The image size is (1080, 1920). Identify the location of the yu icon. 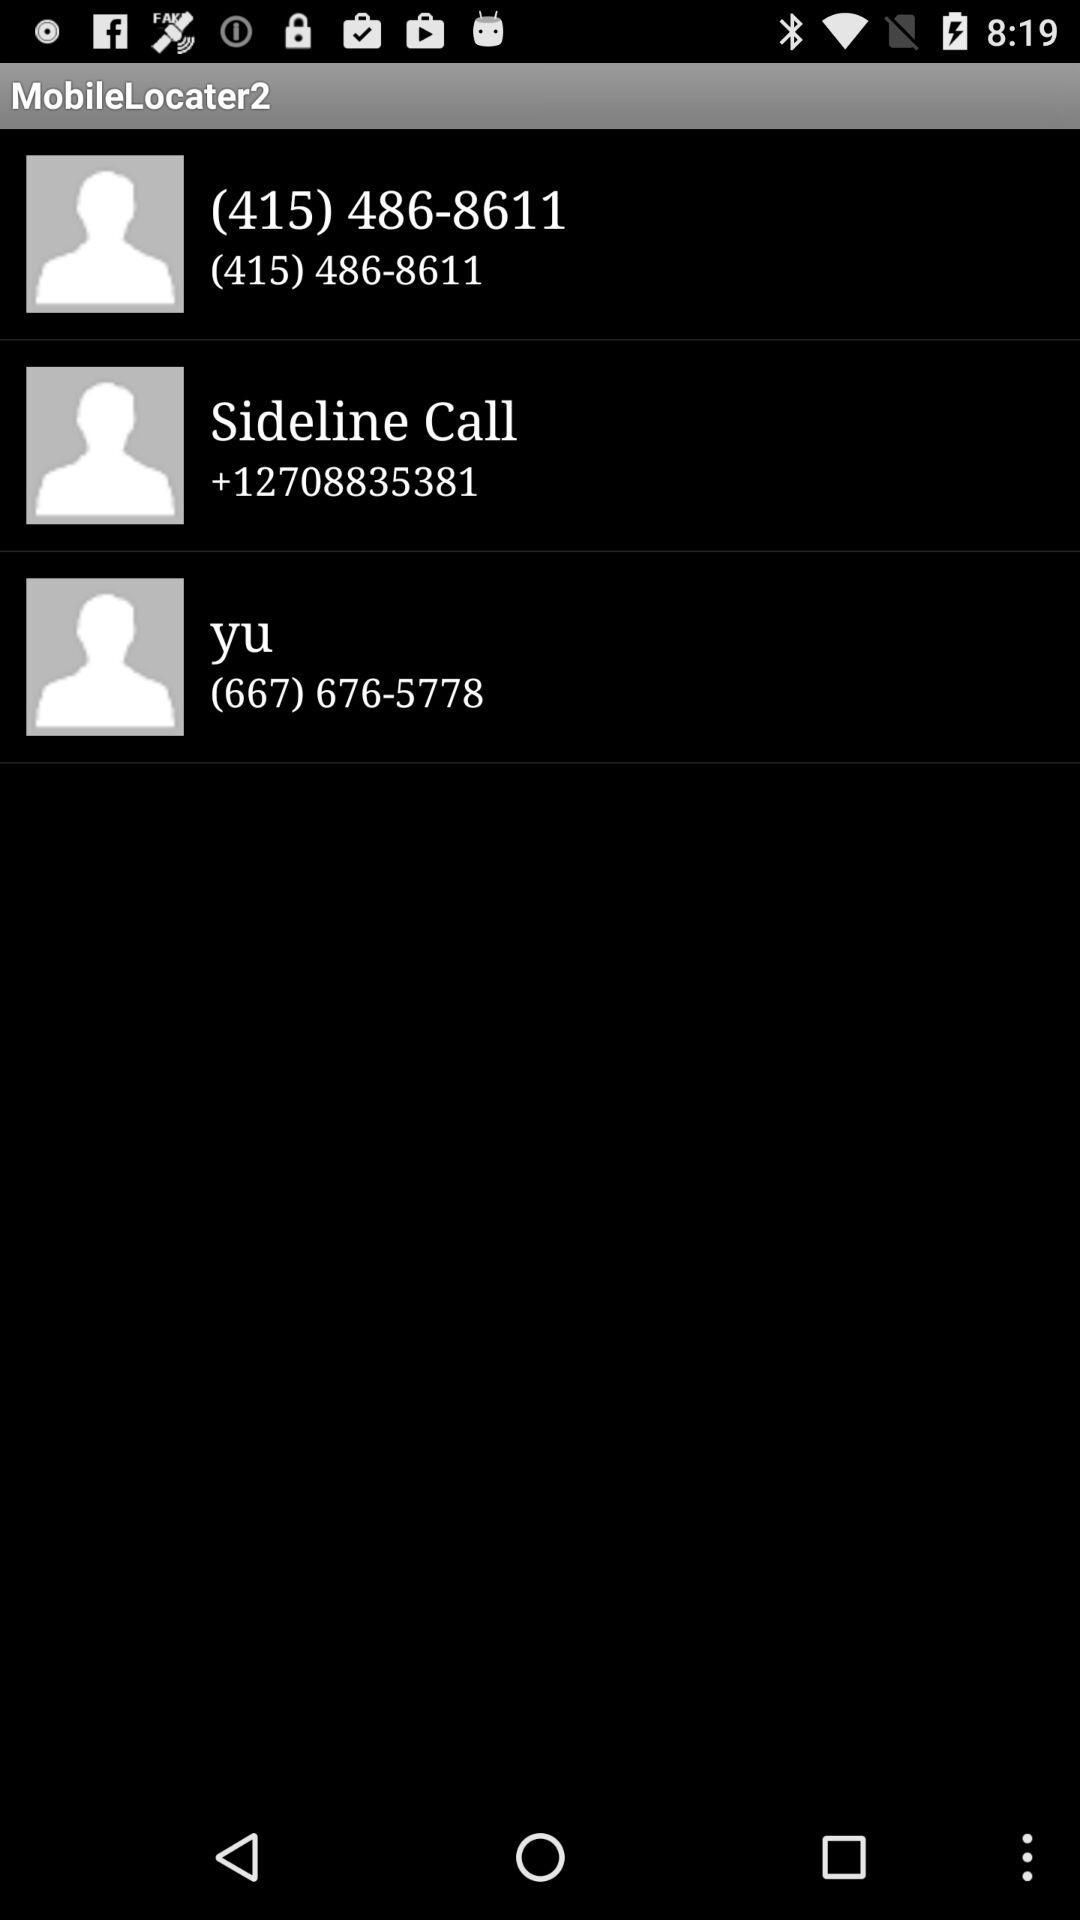
(631, 629).